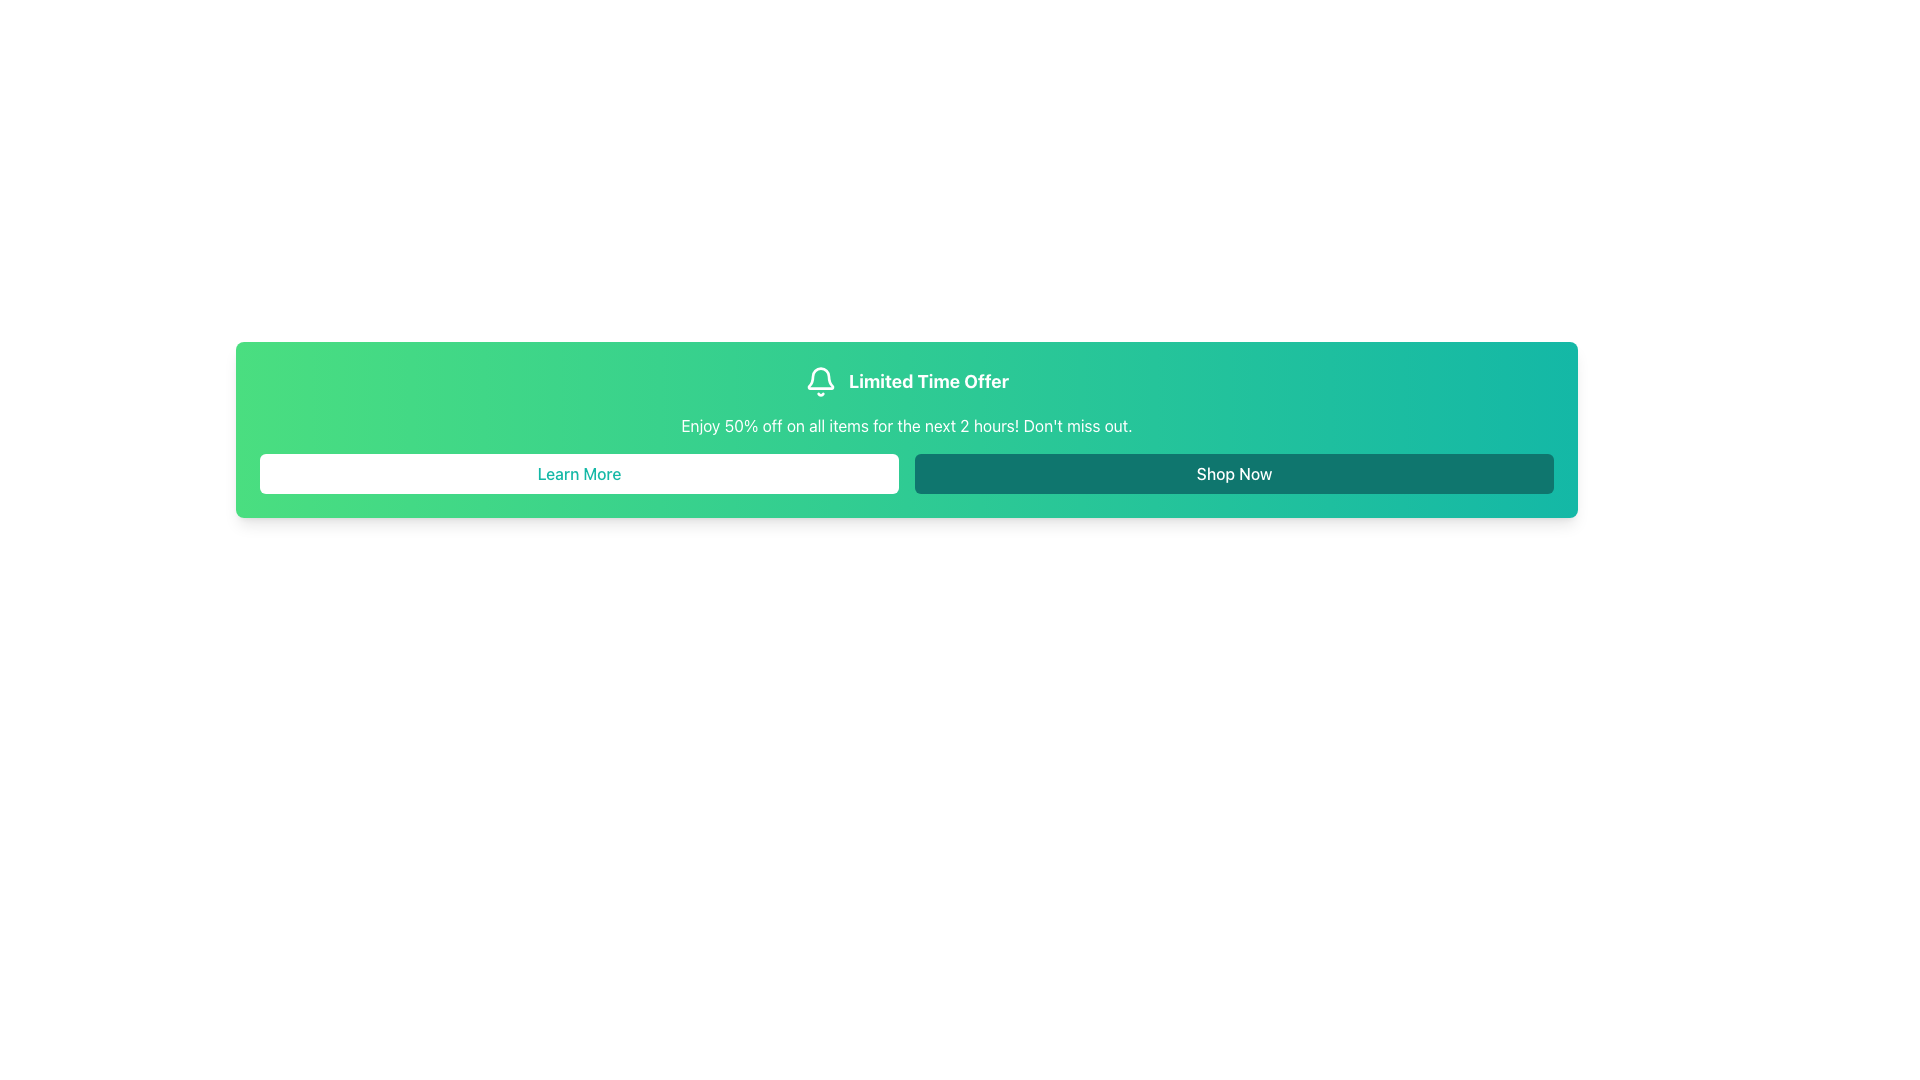 This screenshot has height=1080, width=1920. What do you see at coordinates (820, 381) in the screenshot?
I see `the bell-shaped notification icon, which is styled in white on a green background and is positioned to the left of the 'Limited Time Offer' text` at bounding box center [820, 381].